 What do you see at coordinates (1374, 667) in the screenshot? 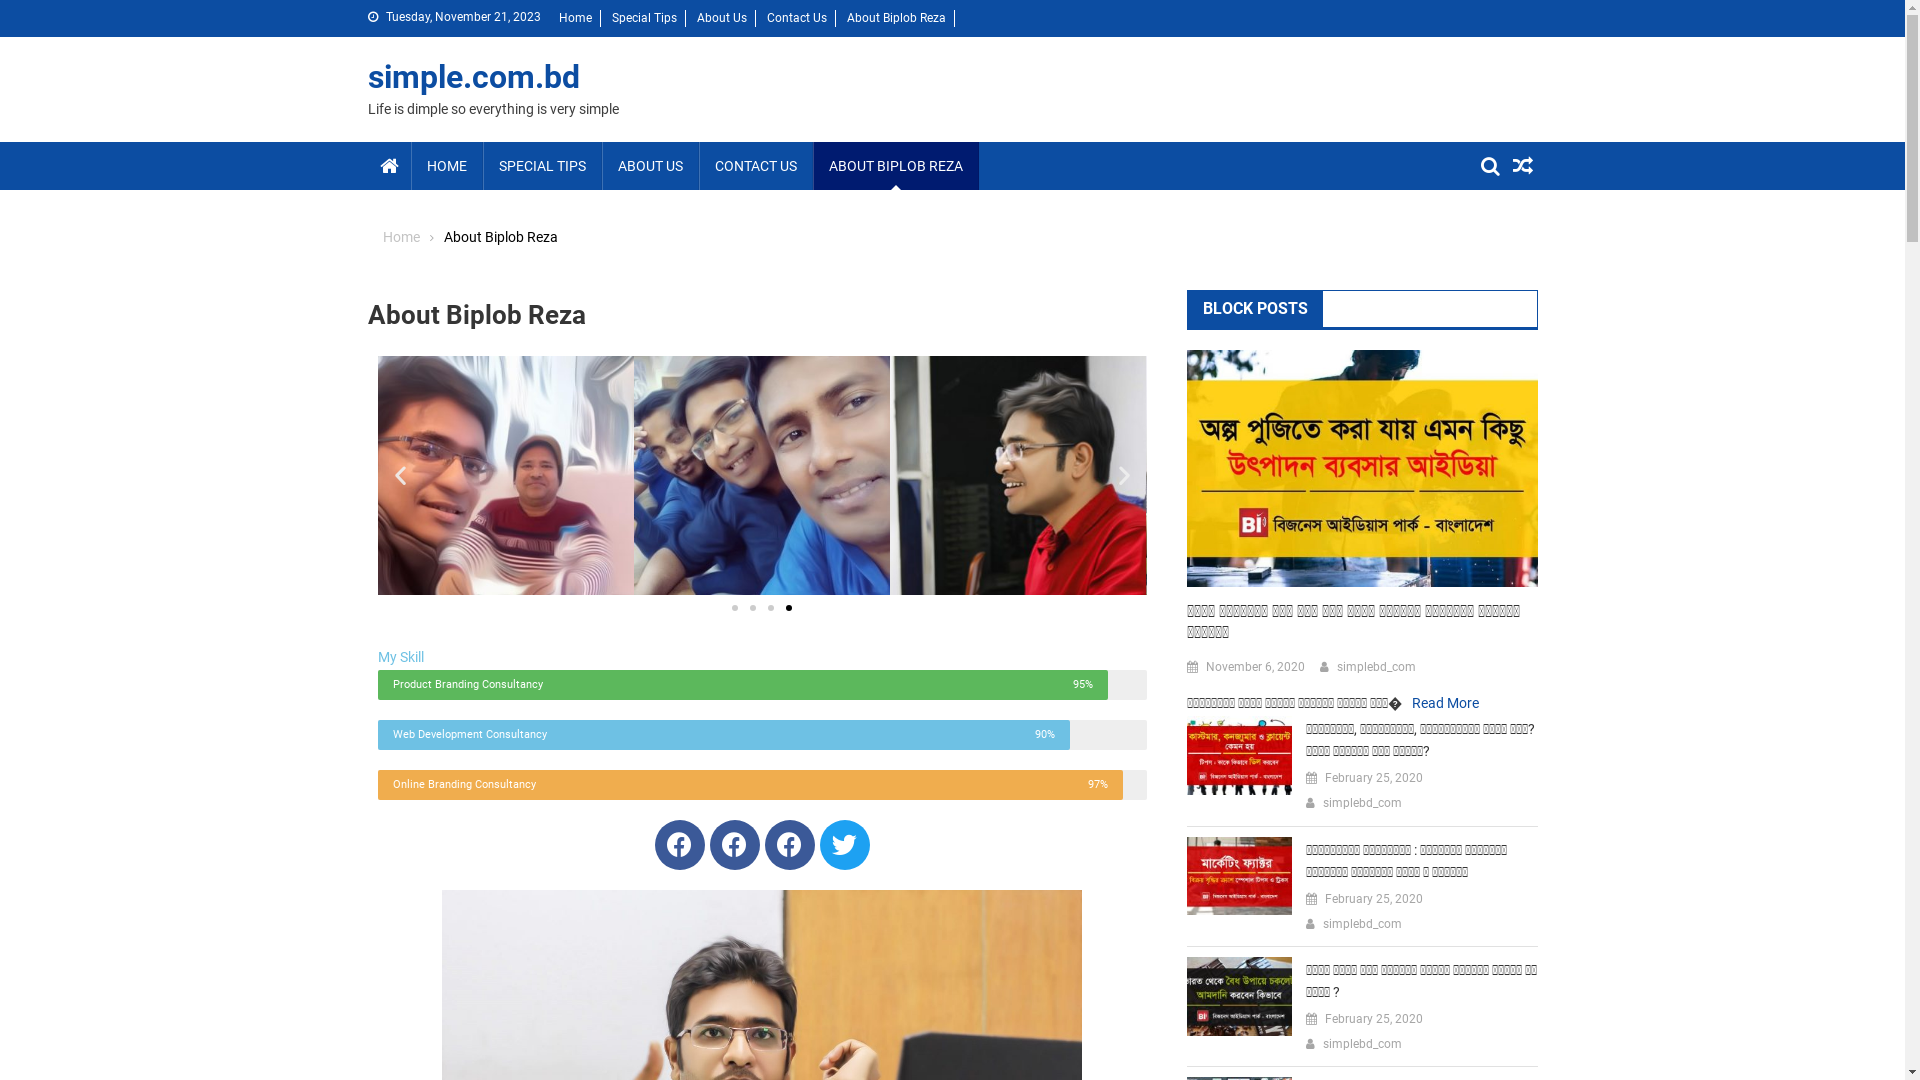
I see `'simplebd_com'` at bounding box center [1374, 667].